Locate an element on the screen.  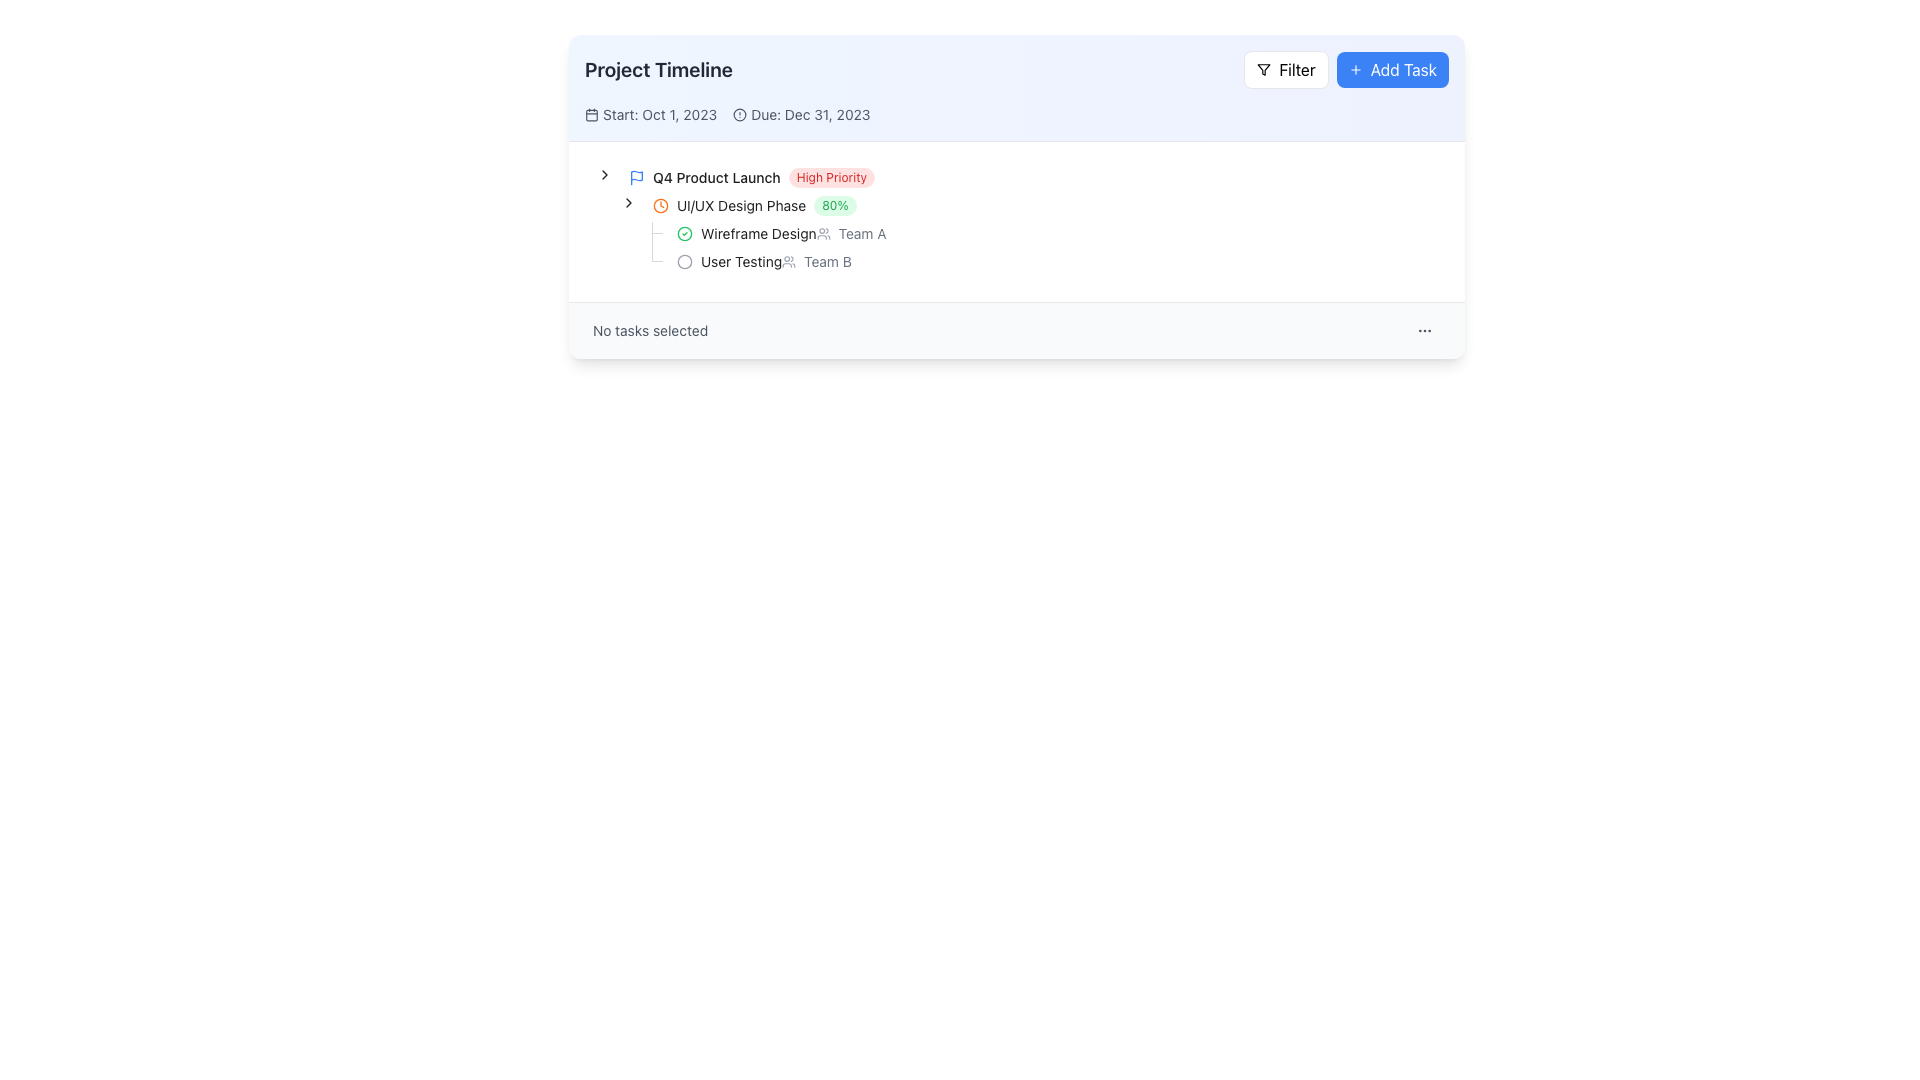
the indent marker or spacer located on the left side of the 'UI/UX Design Phase 80%' entry, which is the first element among its siblings is located at coordinates (603, 205).